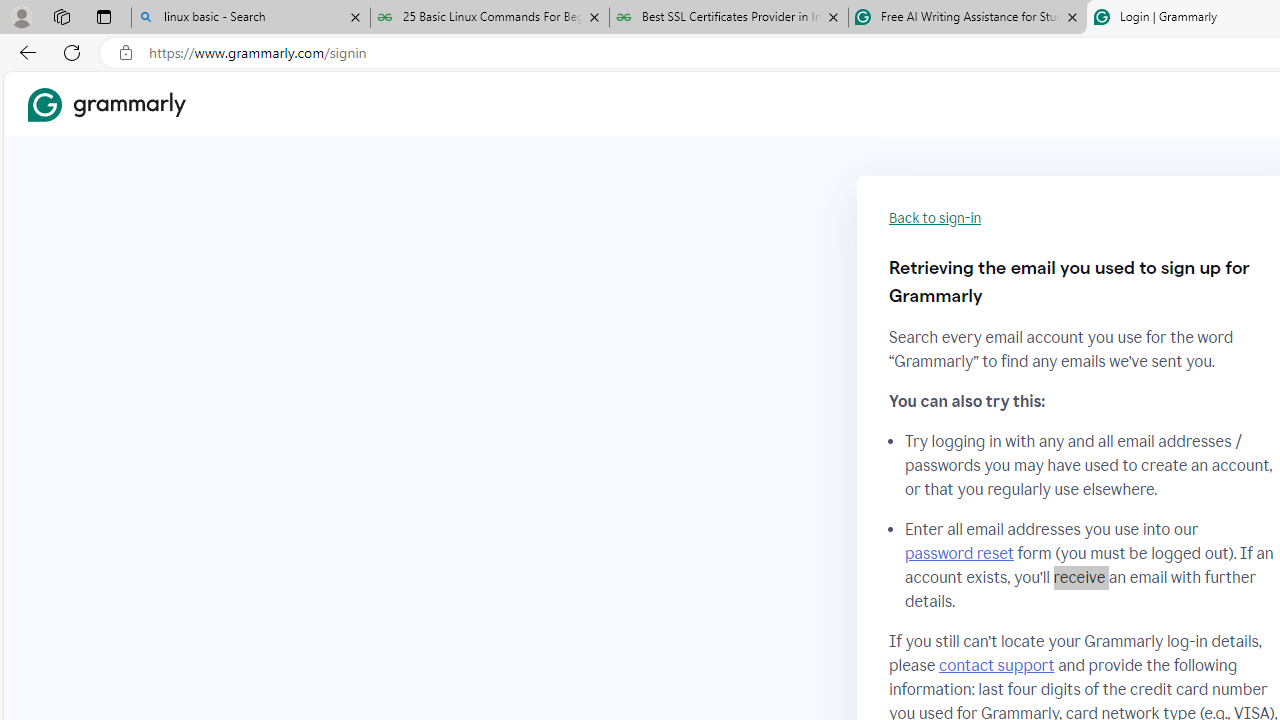 The width and height of the screenshot is (1280, 720). What do you see at coordinates (958, 554) in the screenshot?
I see `'password reset'` at bounding box center [958, 554].